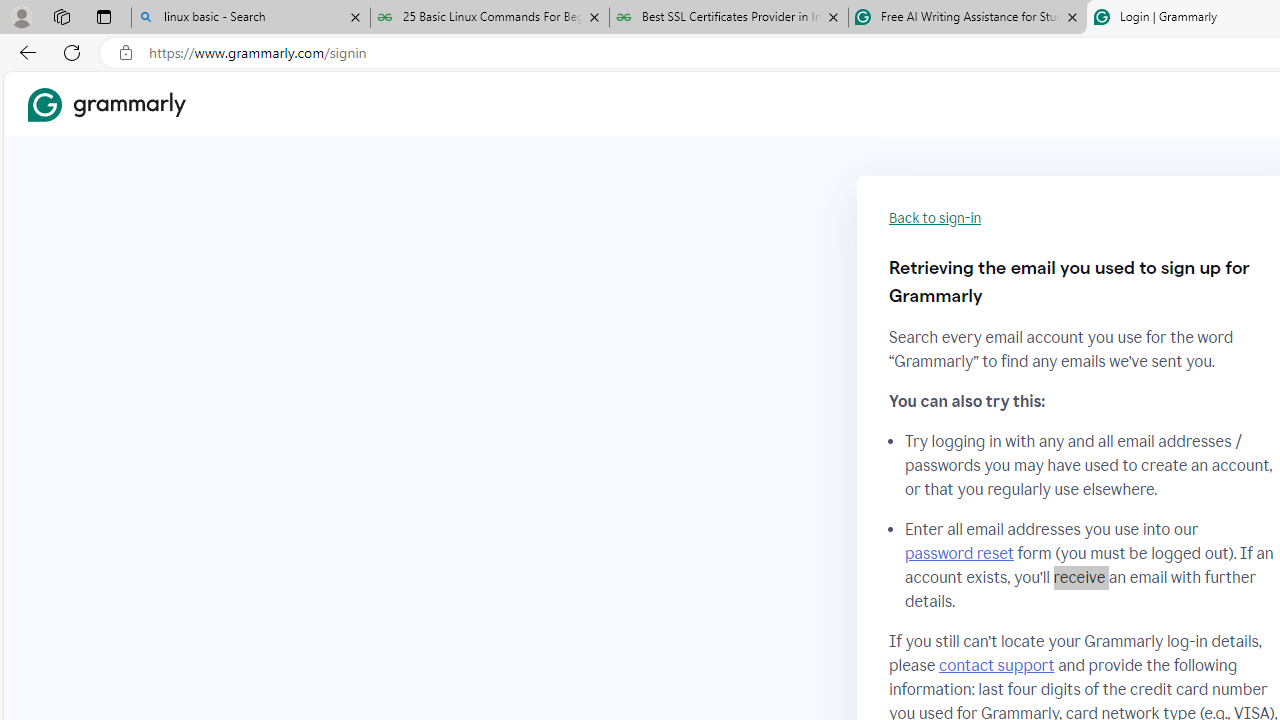 The width and height of the screenshot is (1280, 720). What do you see at coordinates (958, 554) in the screenshot?
I see `'password reset'` at bounding box center [958, 554].